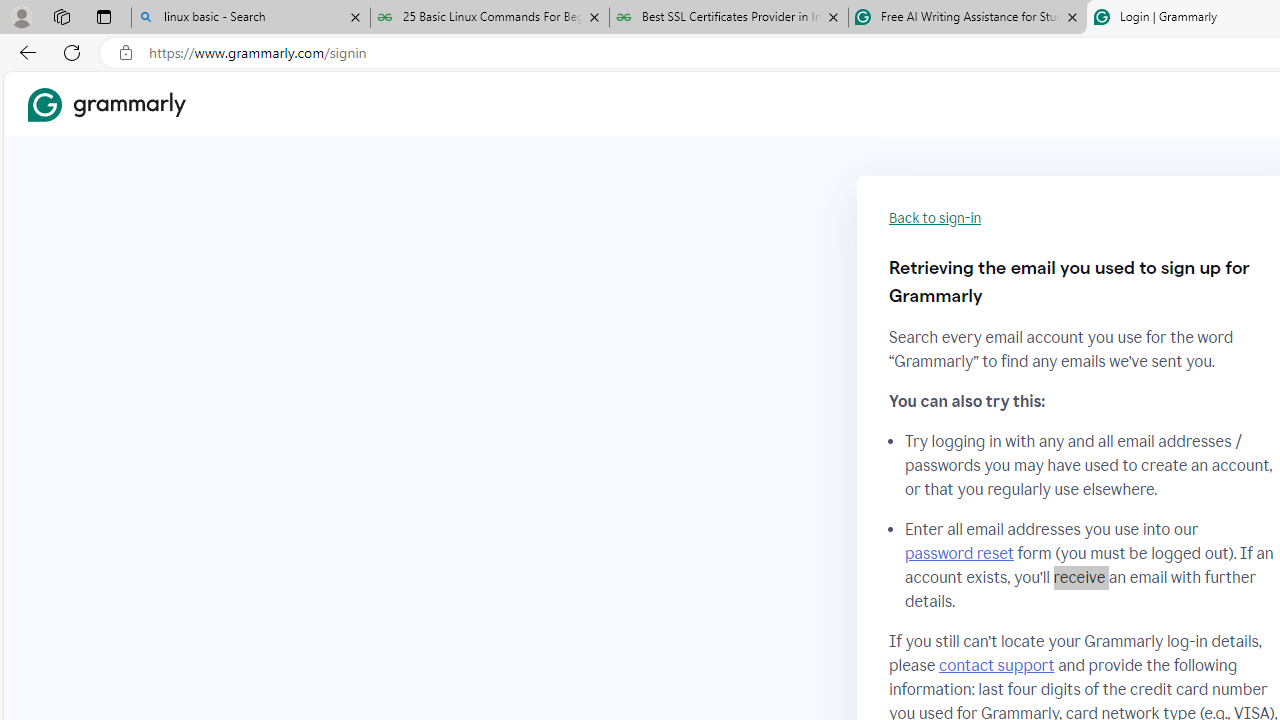 The width and height of the screenshot is (1280, 720). What do you see at coordinates (958, 554) in the screenshot?
I see `'password reset'` at bounding box center [958, 554].